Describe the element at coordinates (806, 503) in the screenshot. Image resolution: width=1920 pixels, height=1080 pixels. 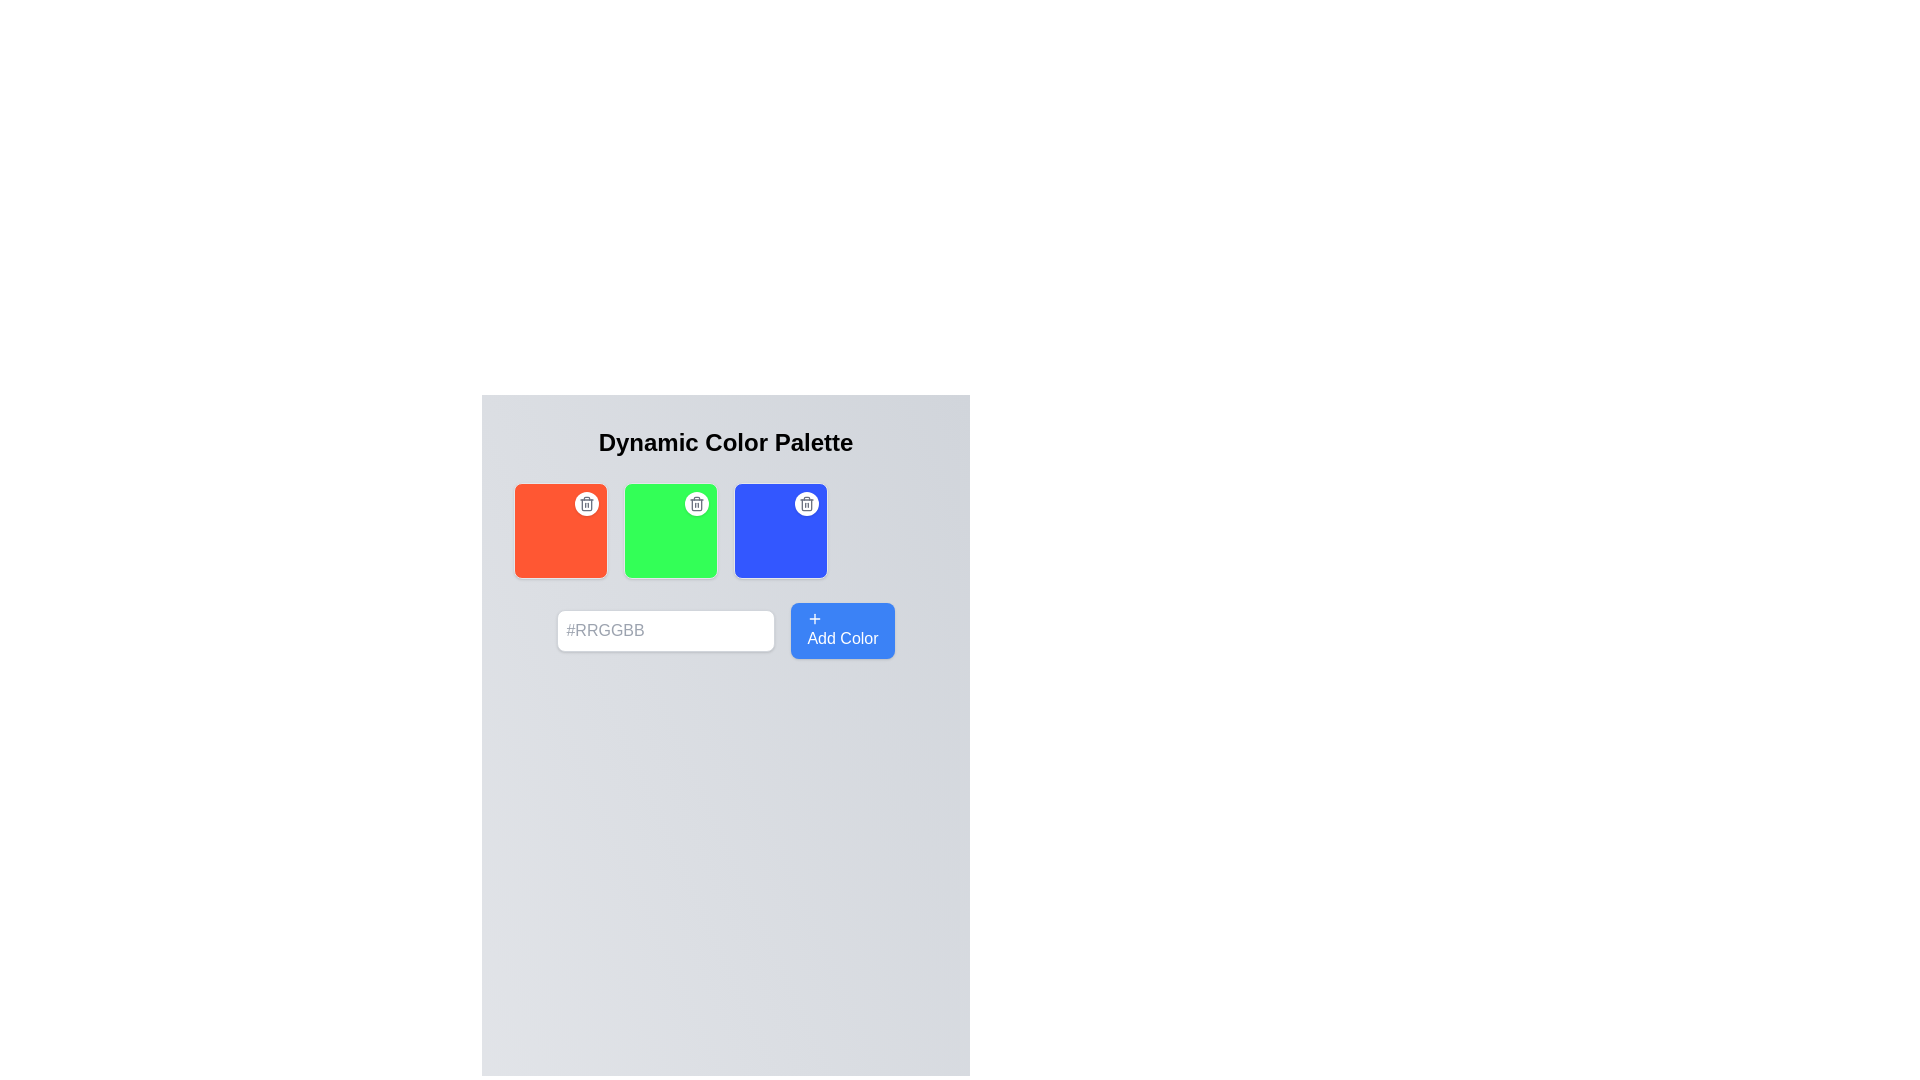
I see `the delete button located at the top right corner of the blue rectangular color card in the third position under the 'Dynamic Color Palette' section` at that location.